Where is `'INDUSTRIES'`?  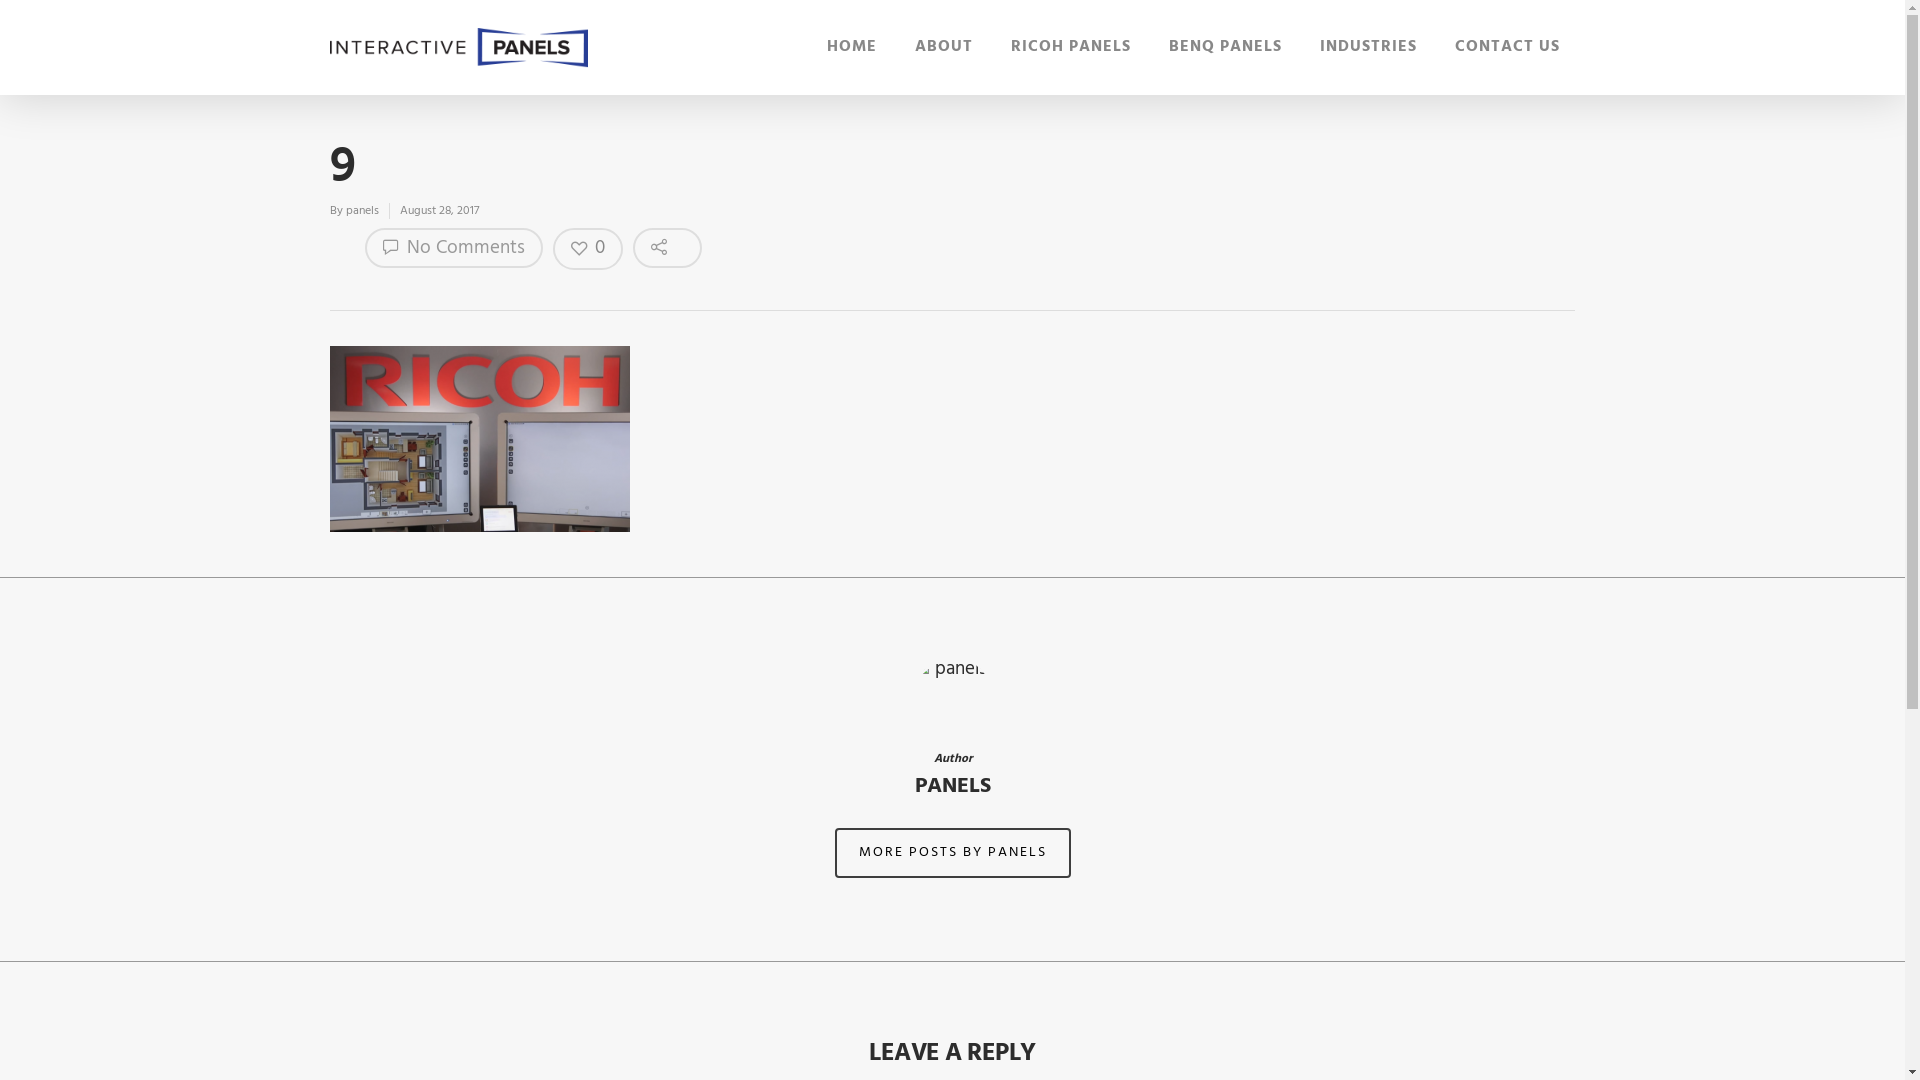 'INDUSTRIES' is located at coordinates (1367, 50).